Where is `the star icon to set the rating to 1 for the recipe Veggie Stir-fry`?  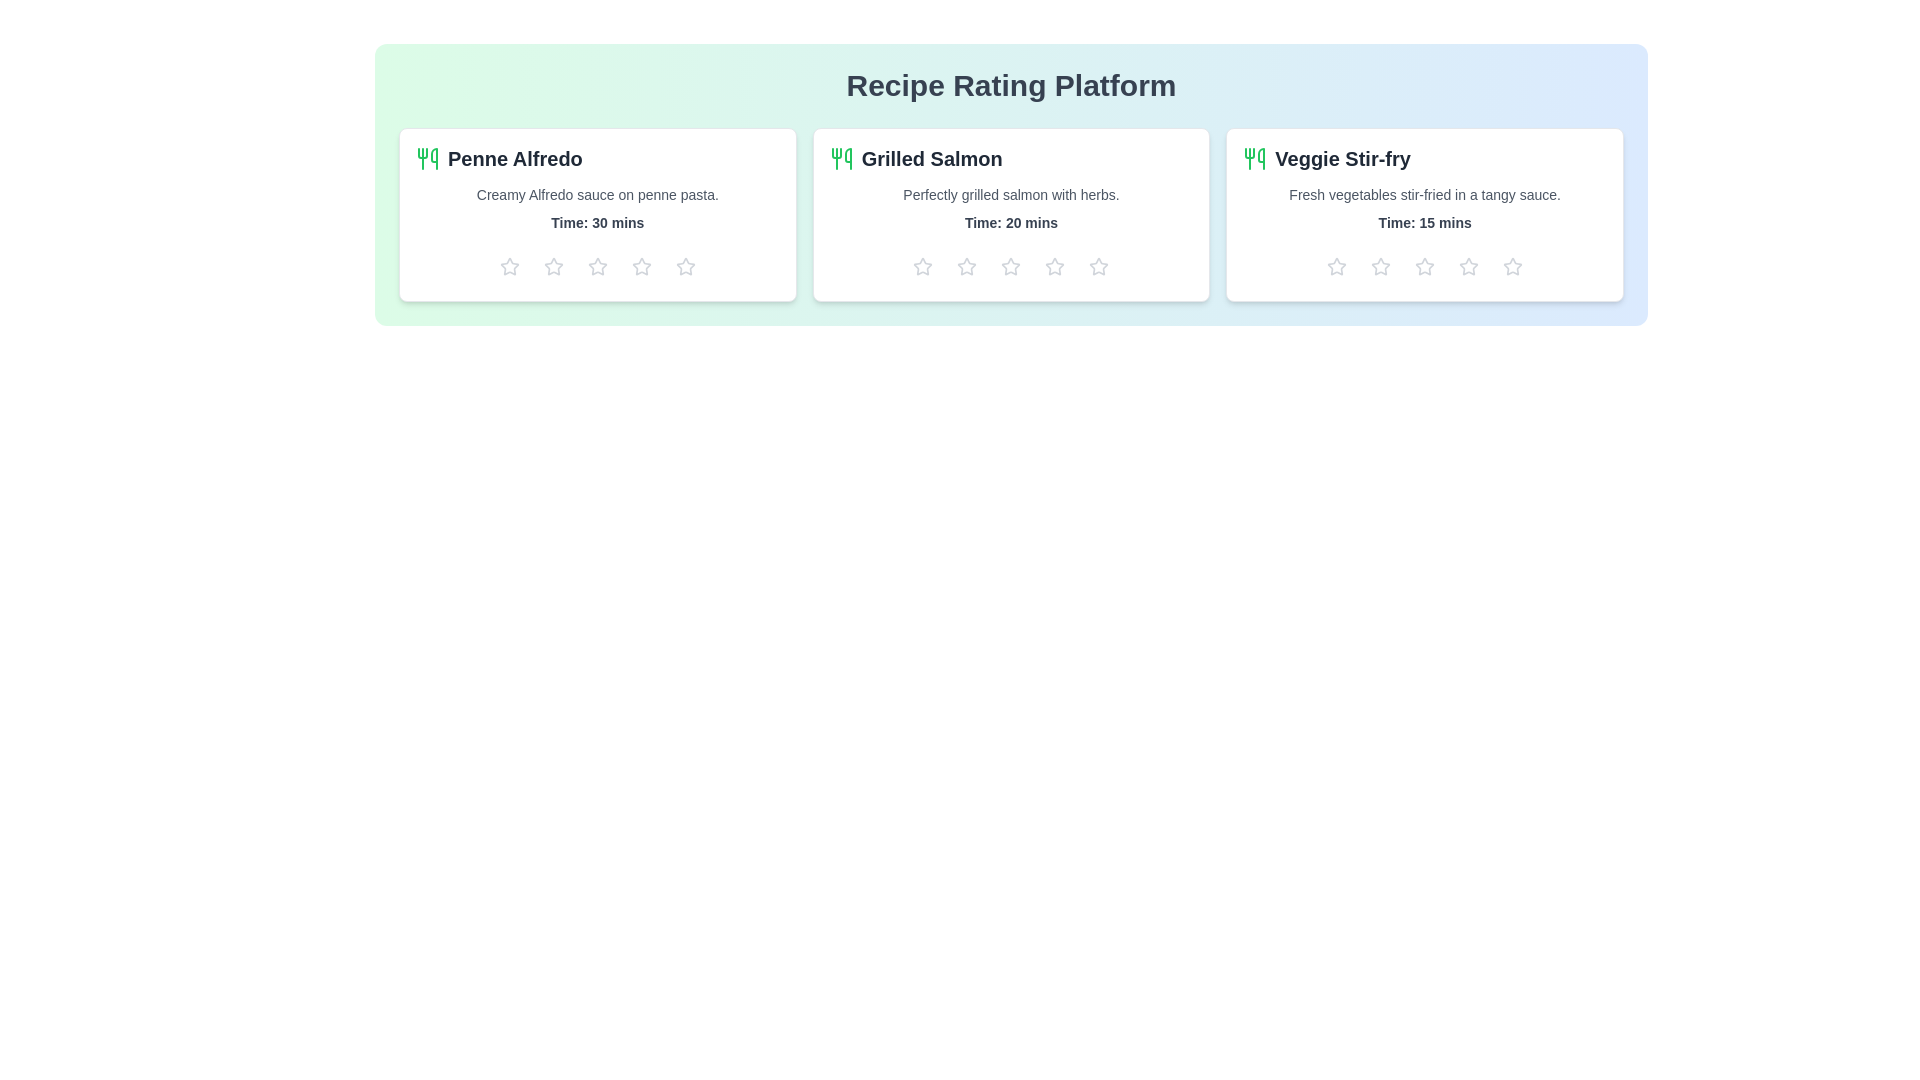
the star icon to set the rating to 1 for the recipe Veggie Stir-fry is located at coordinates (1337, 265).